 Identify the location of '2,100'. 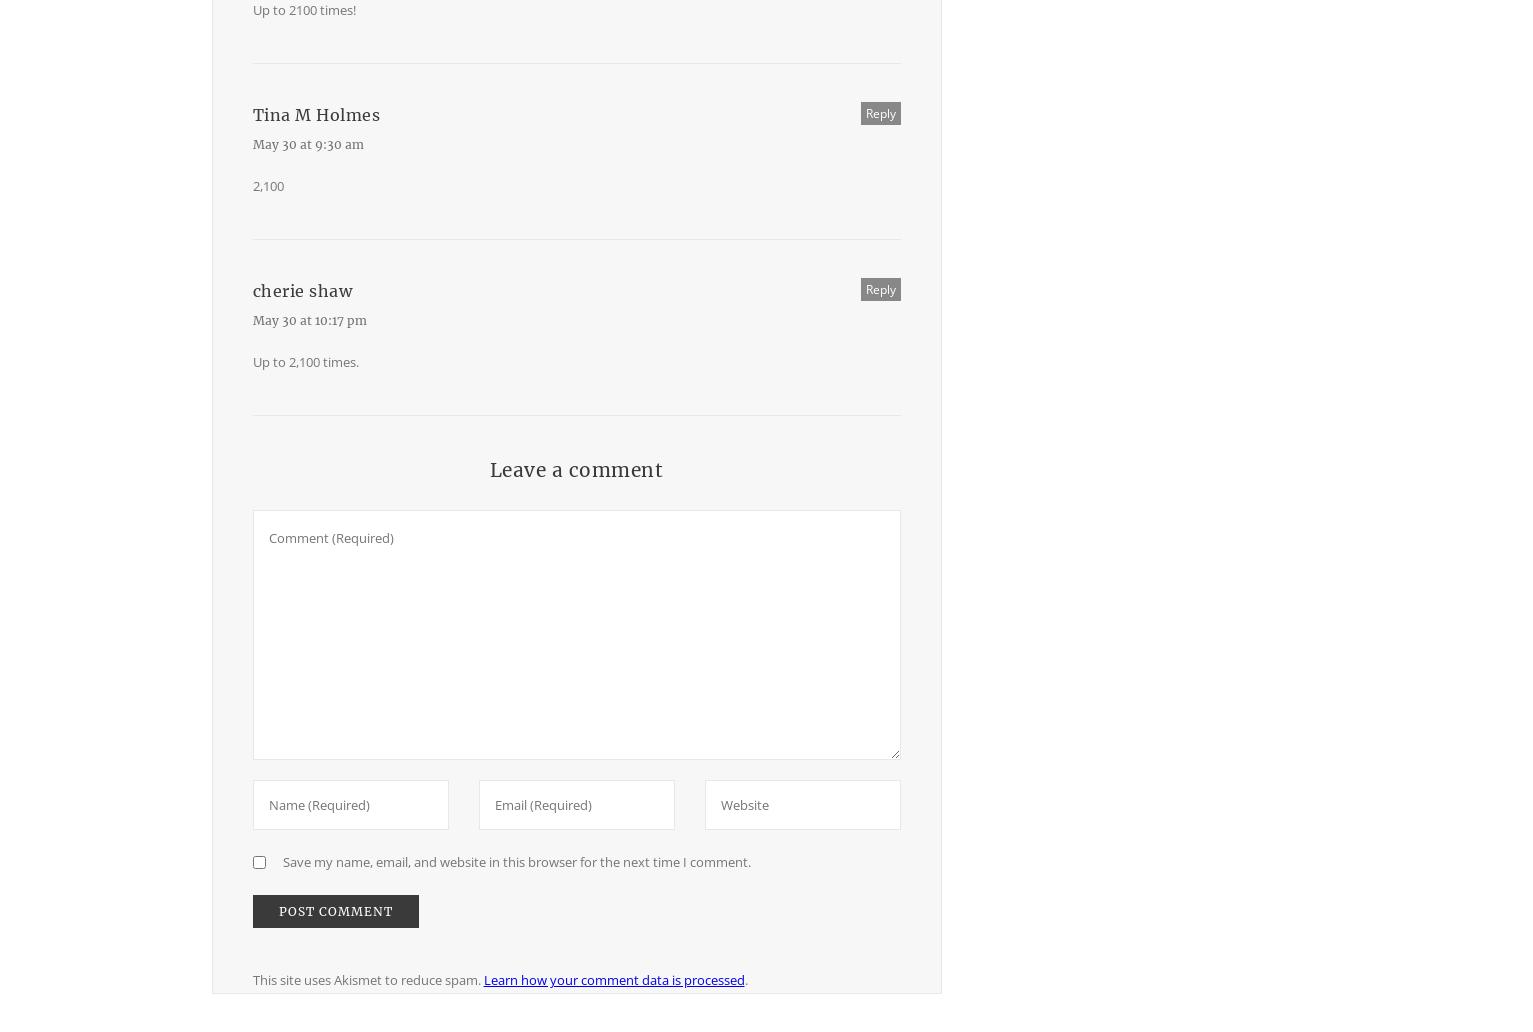
(267, 184).